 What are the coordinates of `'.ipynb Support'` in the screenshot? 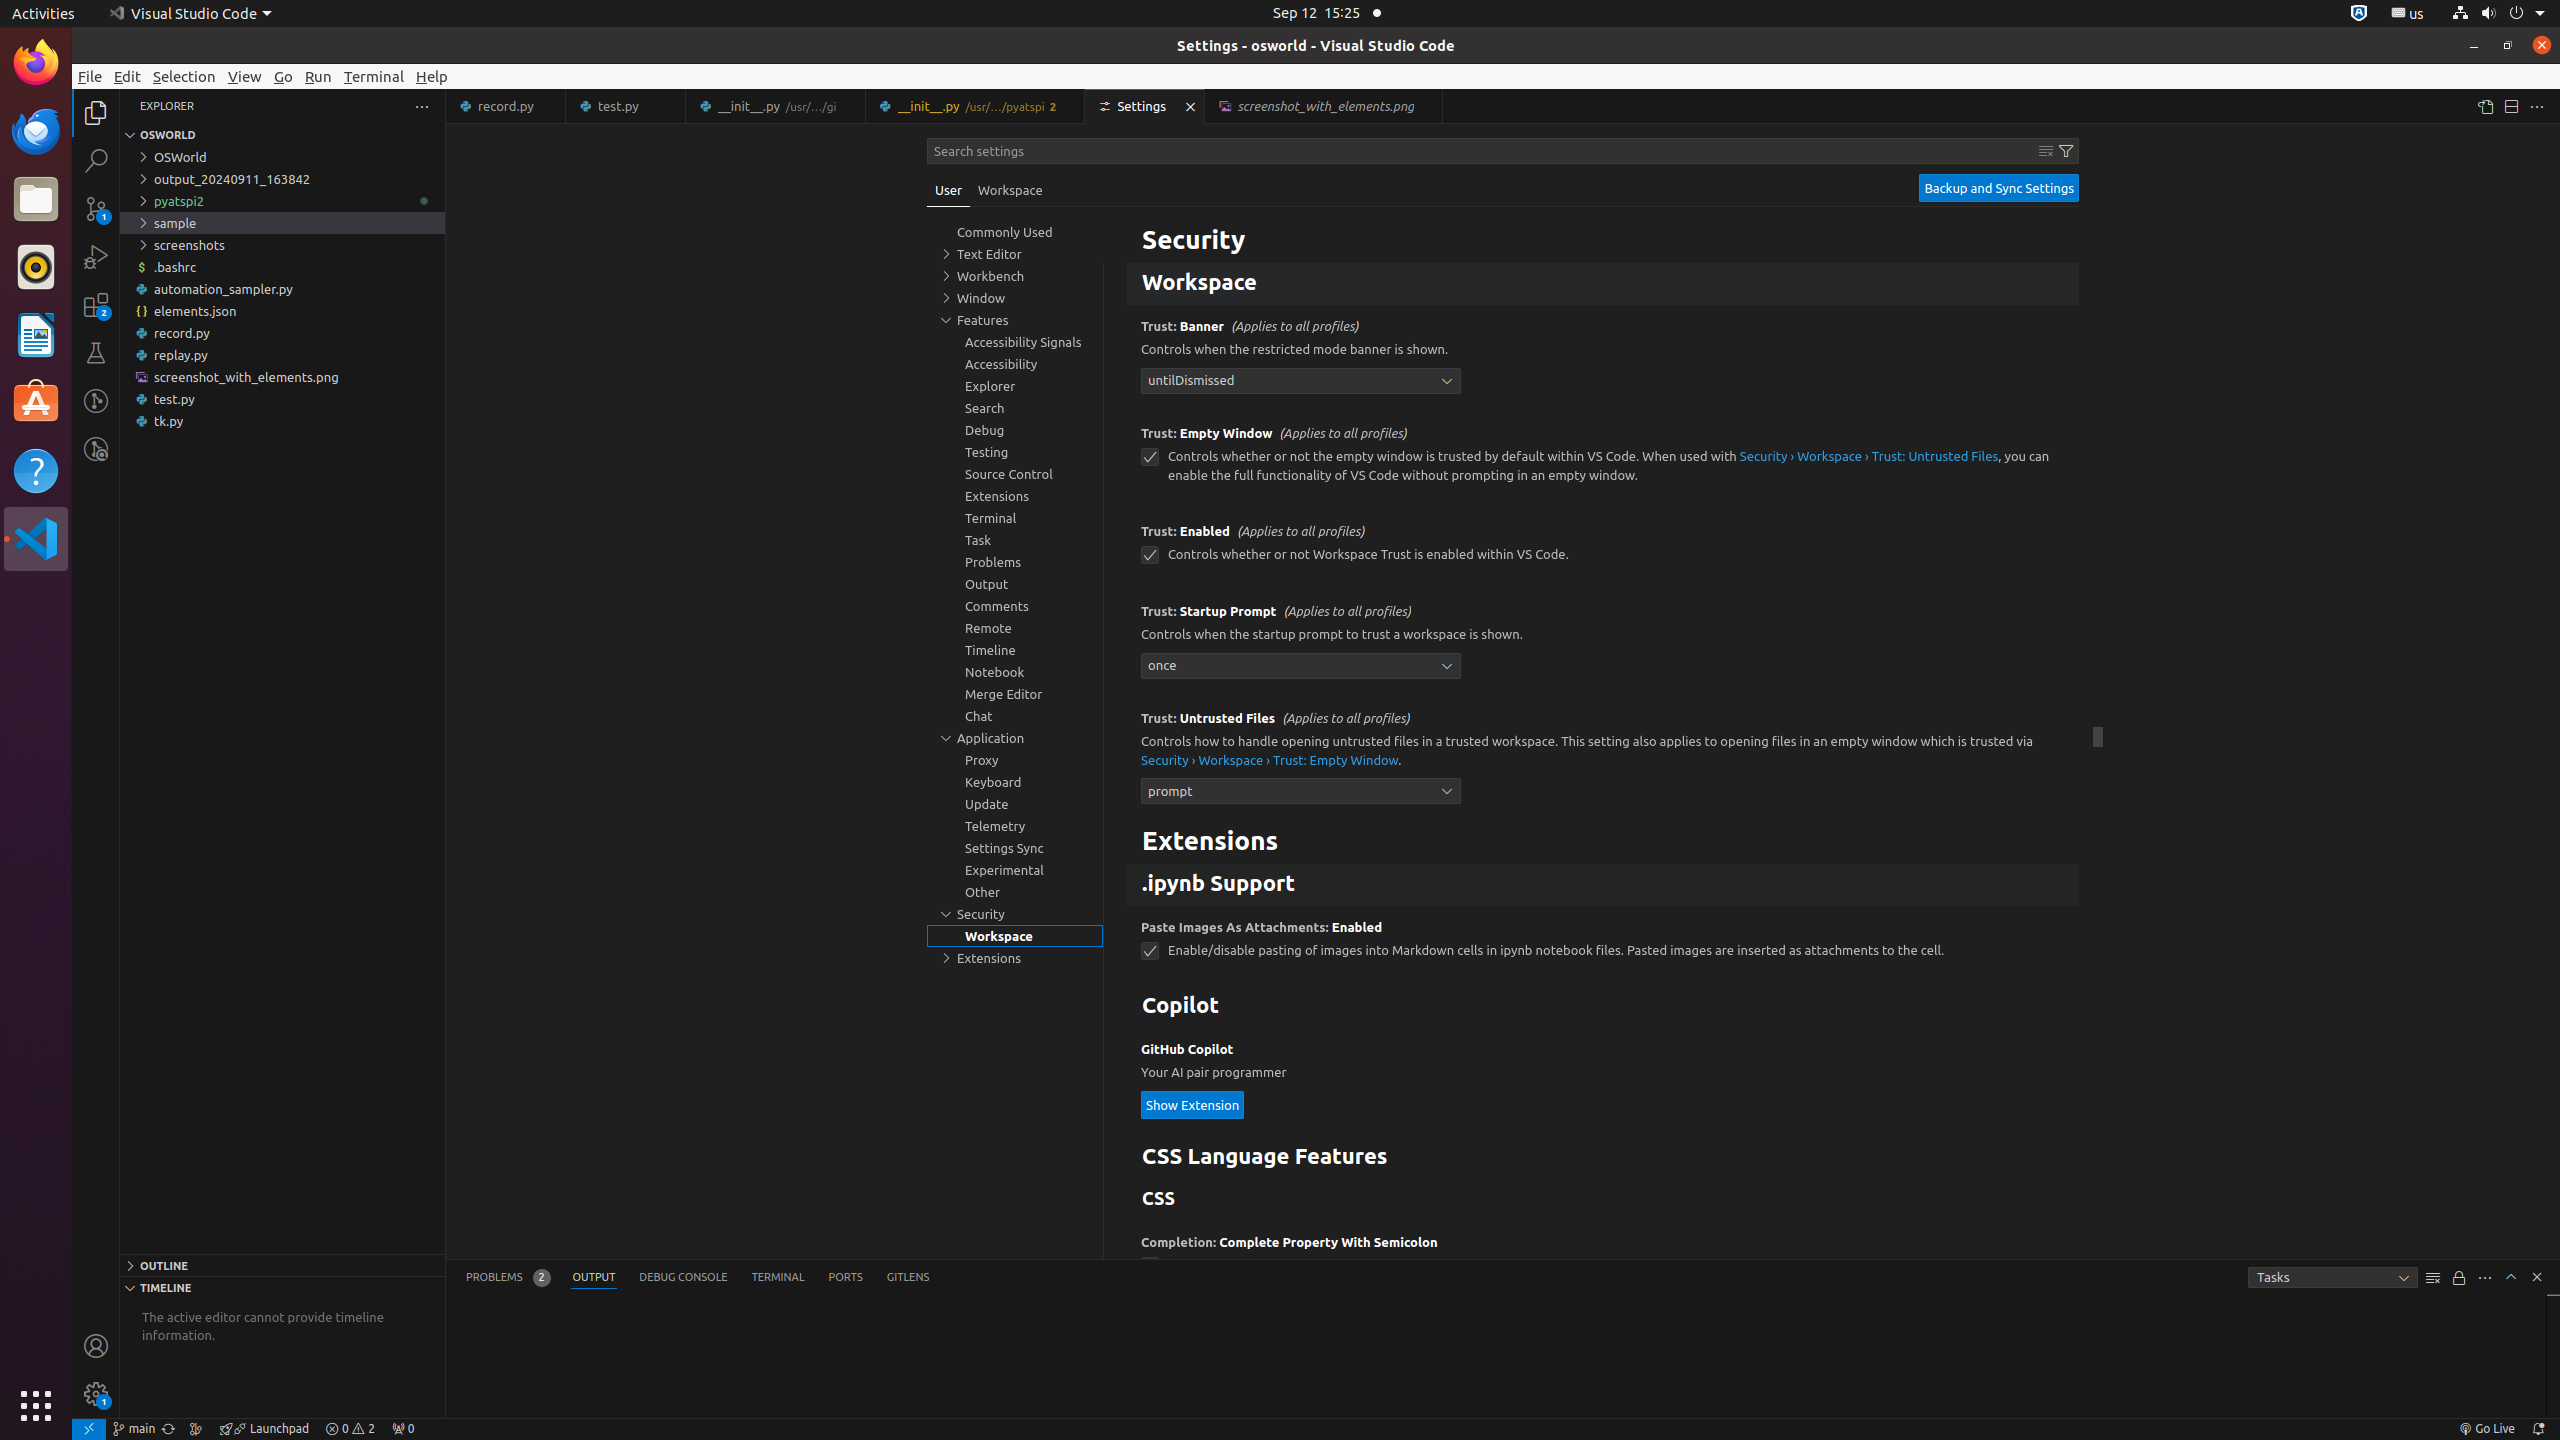 It's located at (1602, 884).